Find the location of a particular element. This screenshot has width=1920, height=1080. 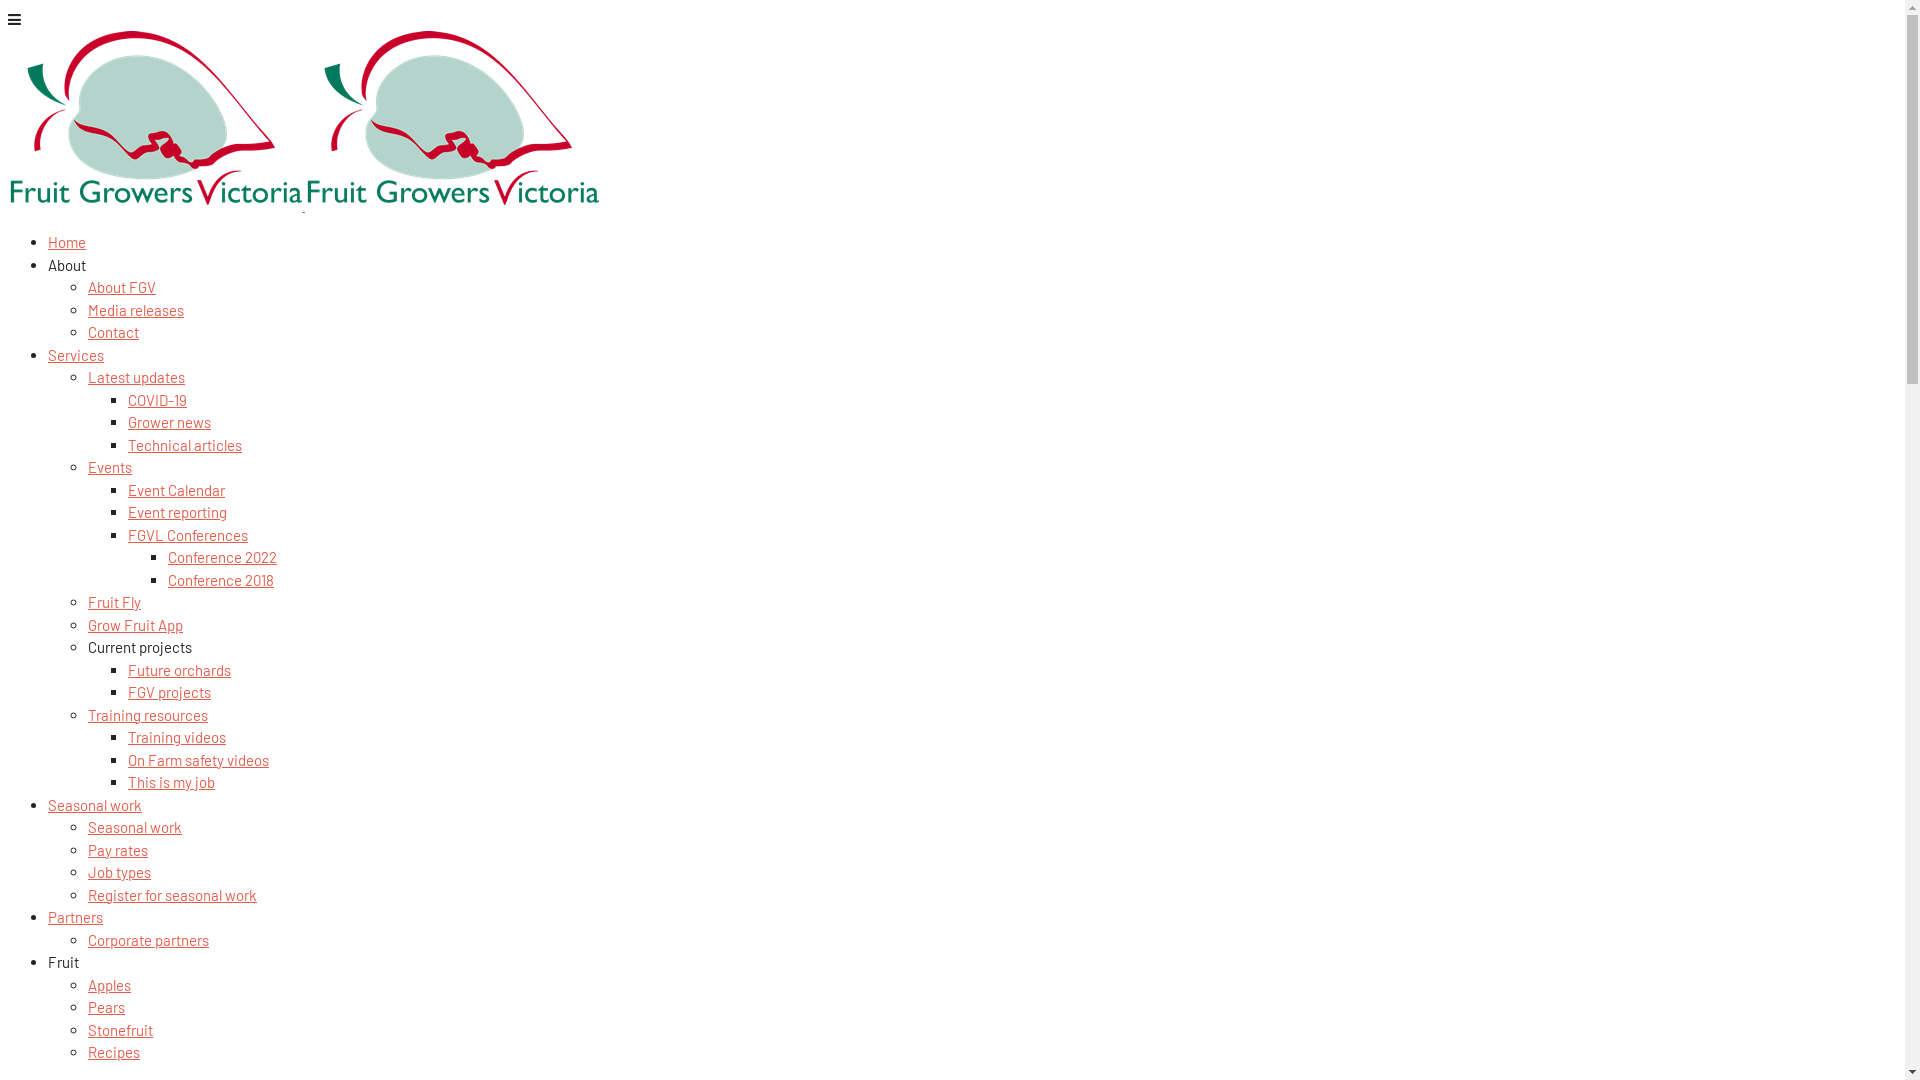

'Seasonal work' is located at coordinates (133, 826).